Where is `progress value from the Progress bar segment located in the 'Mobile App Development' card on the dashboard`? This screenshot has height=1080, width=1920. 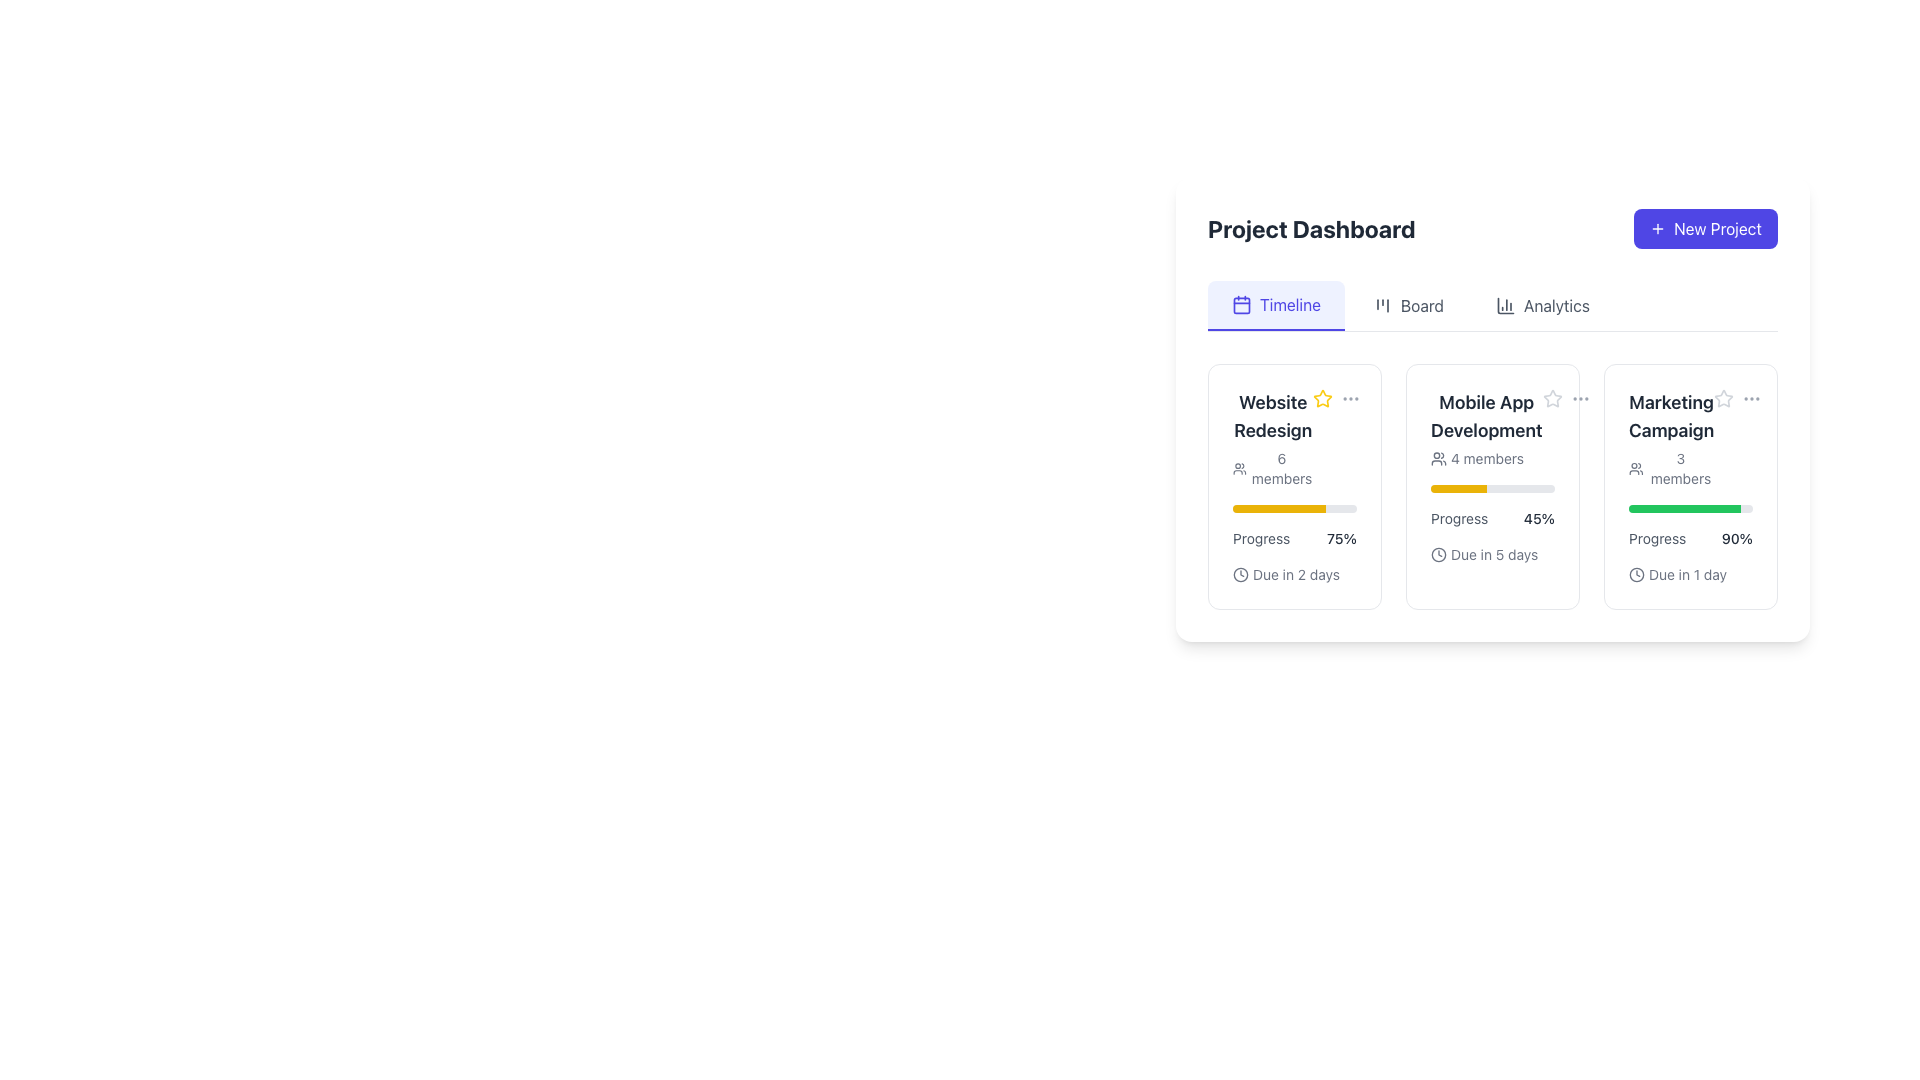 progress value from the Progress bar segment located in the 'Mobile App Development' card on the dashboard is located at coordinates (1458, 489).